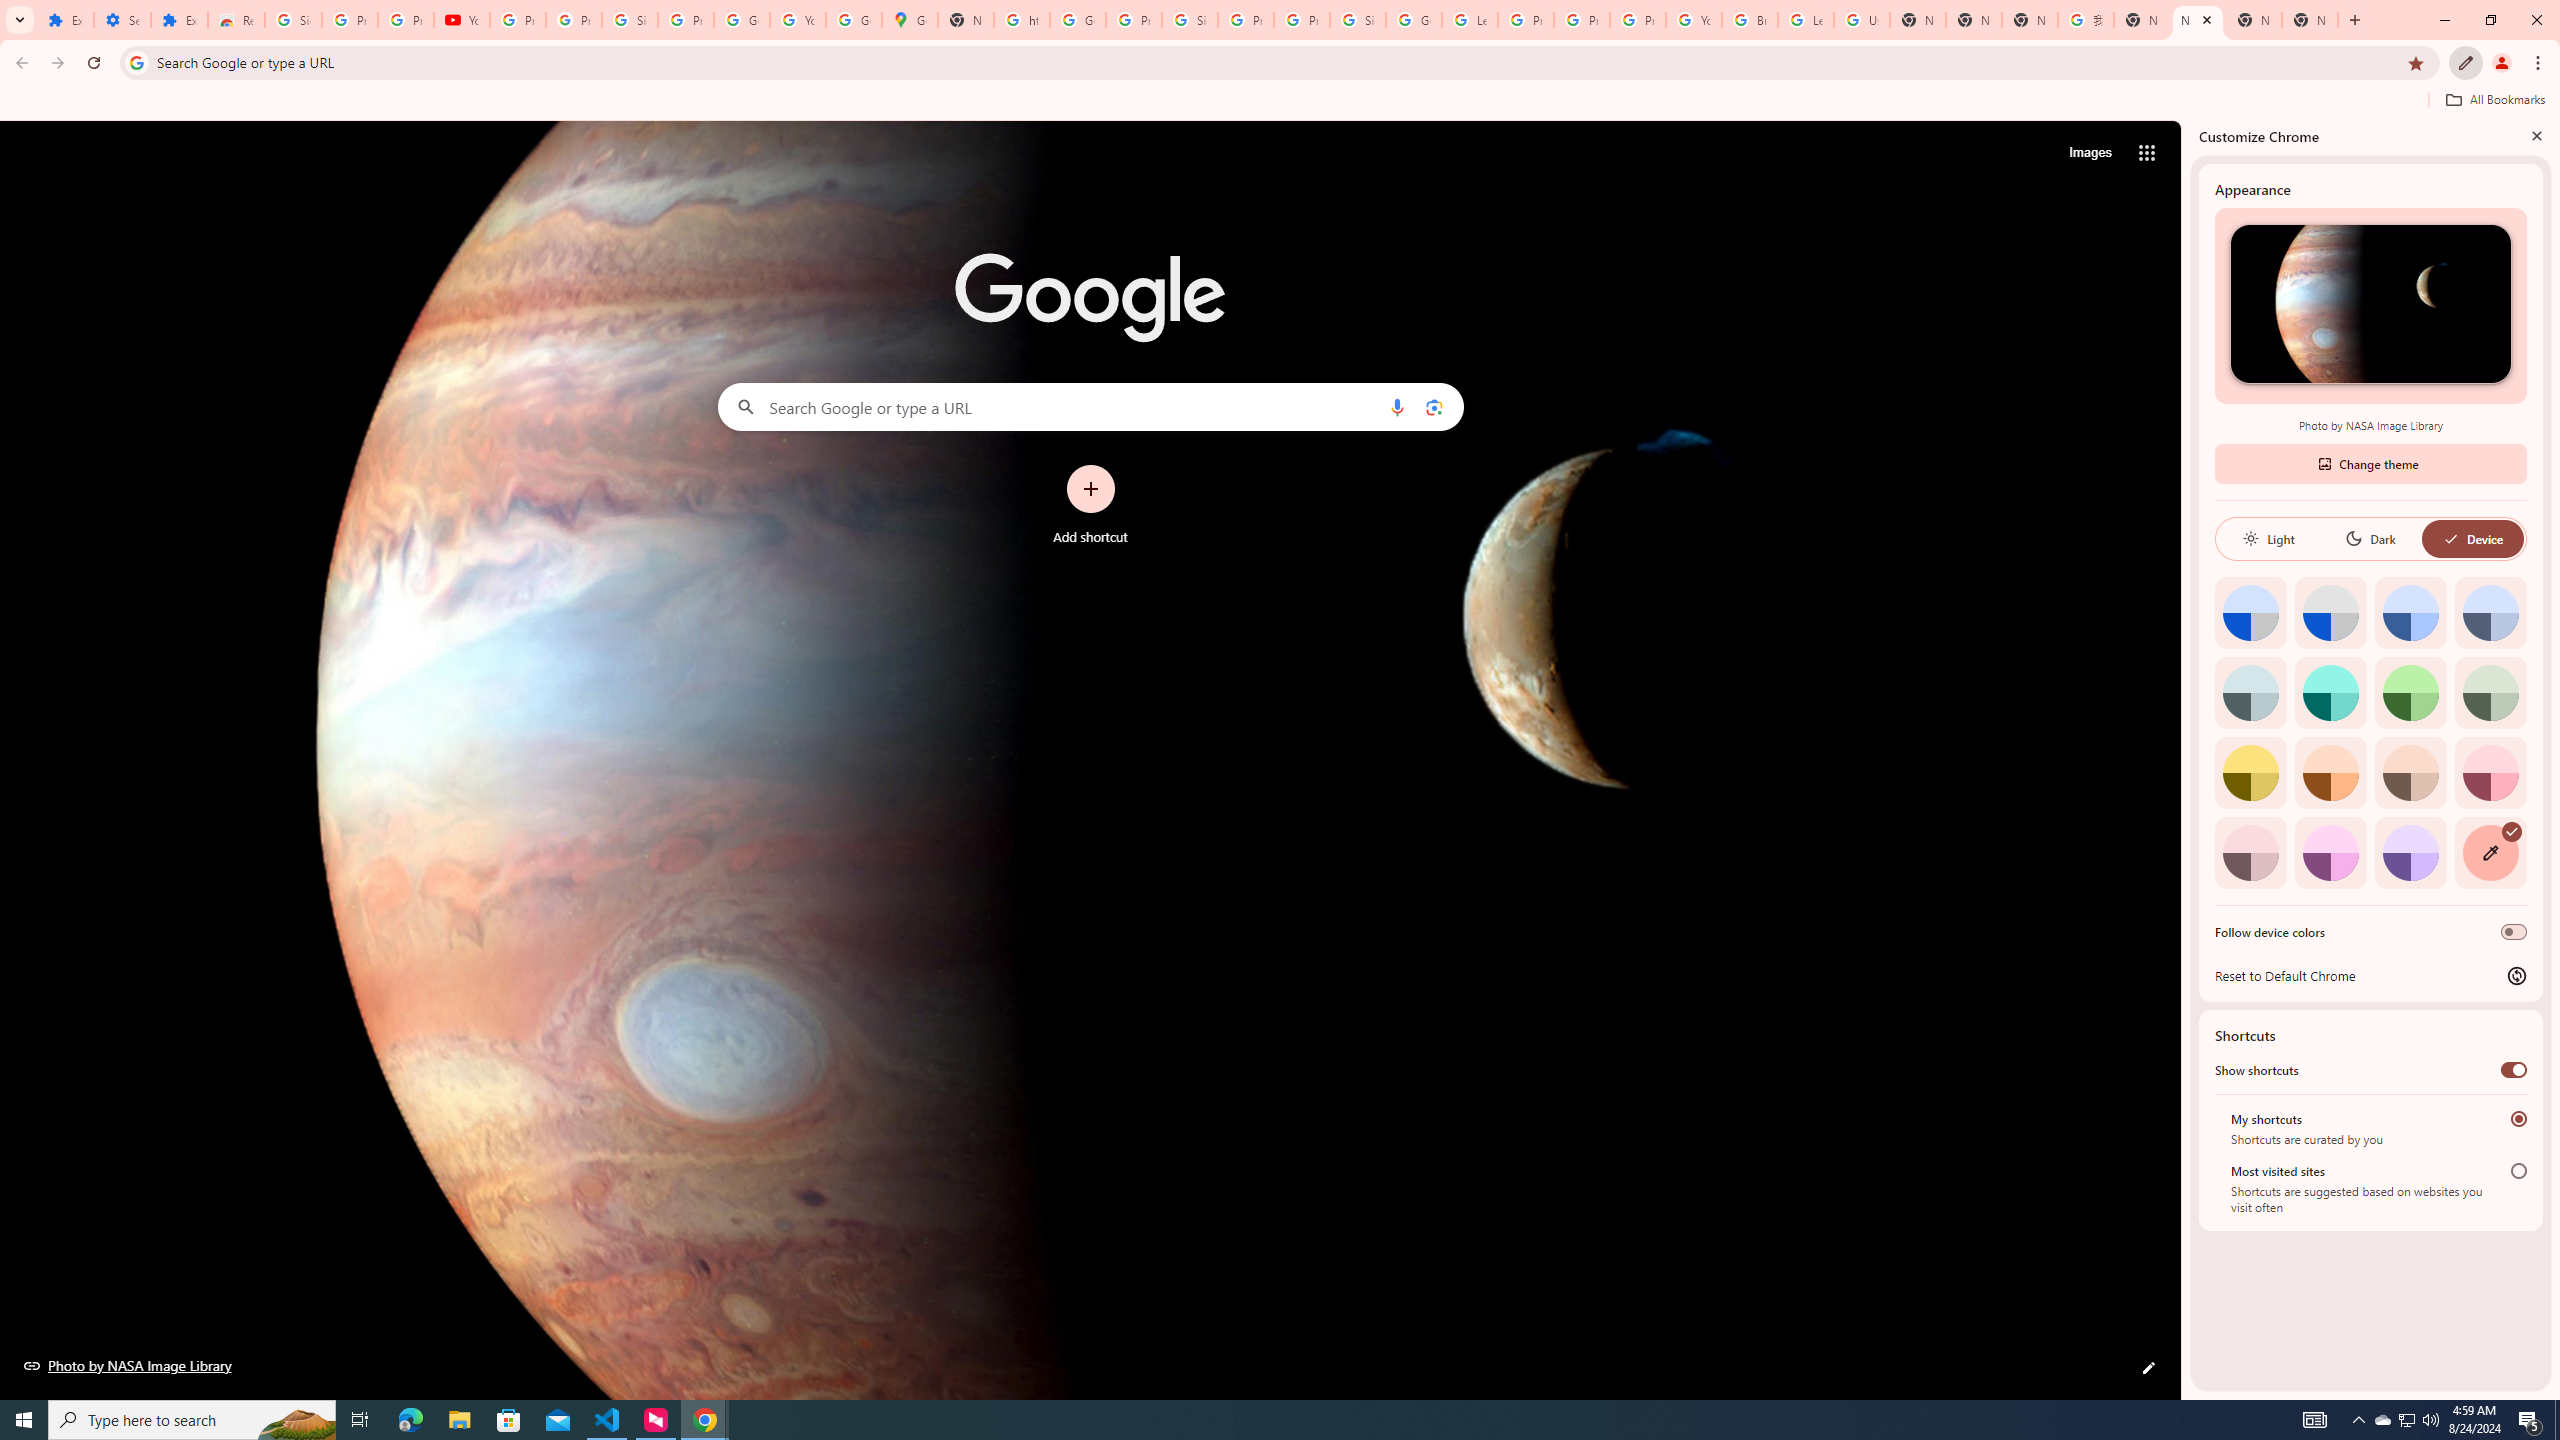 This screenshot has width=2560, height=1440. What do you see at coordinates (2369, 537) in the screenshot?
I see `'Dark'` at bounding box center [2369, 537].